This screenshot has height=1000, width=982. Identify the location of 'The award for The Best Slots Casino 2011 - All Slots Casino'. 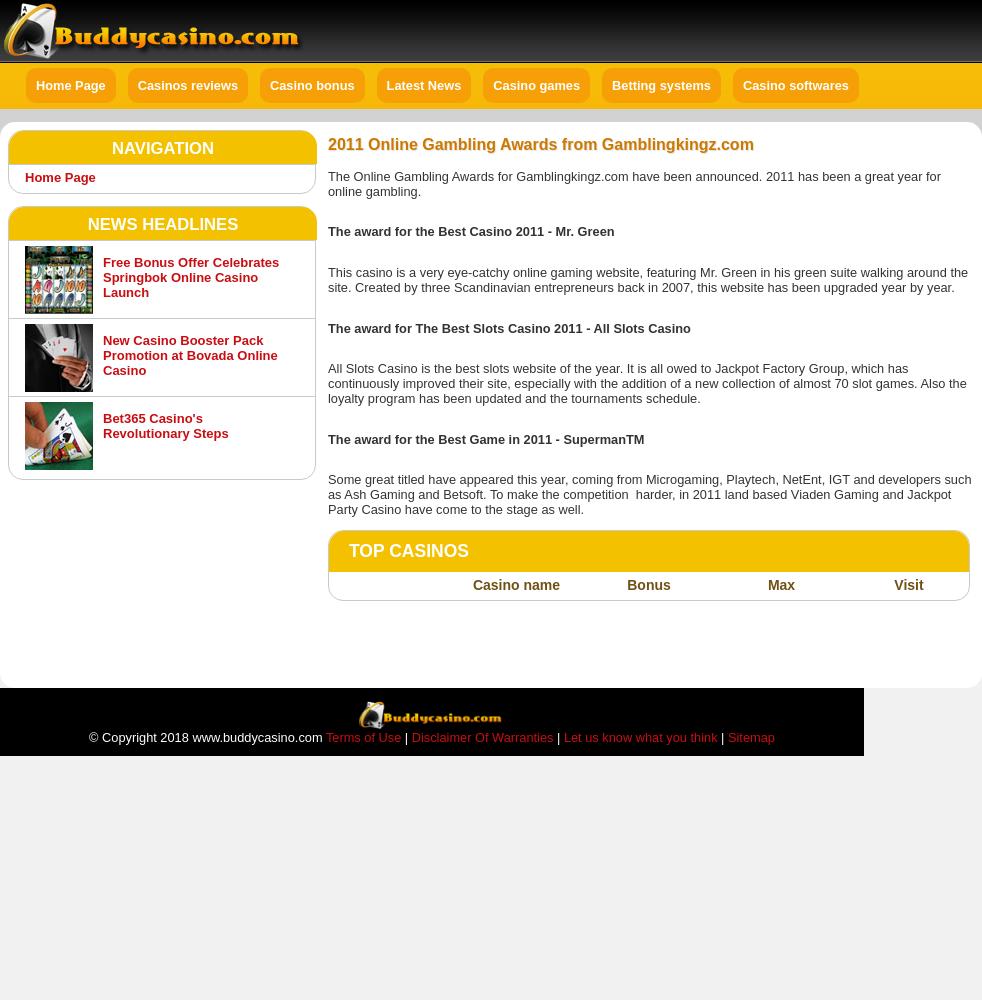
(327, 326).